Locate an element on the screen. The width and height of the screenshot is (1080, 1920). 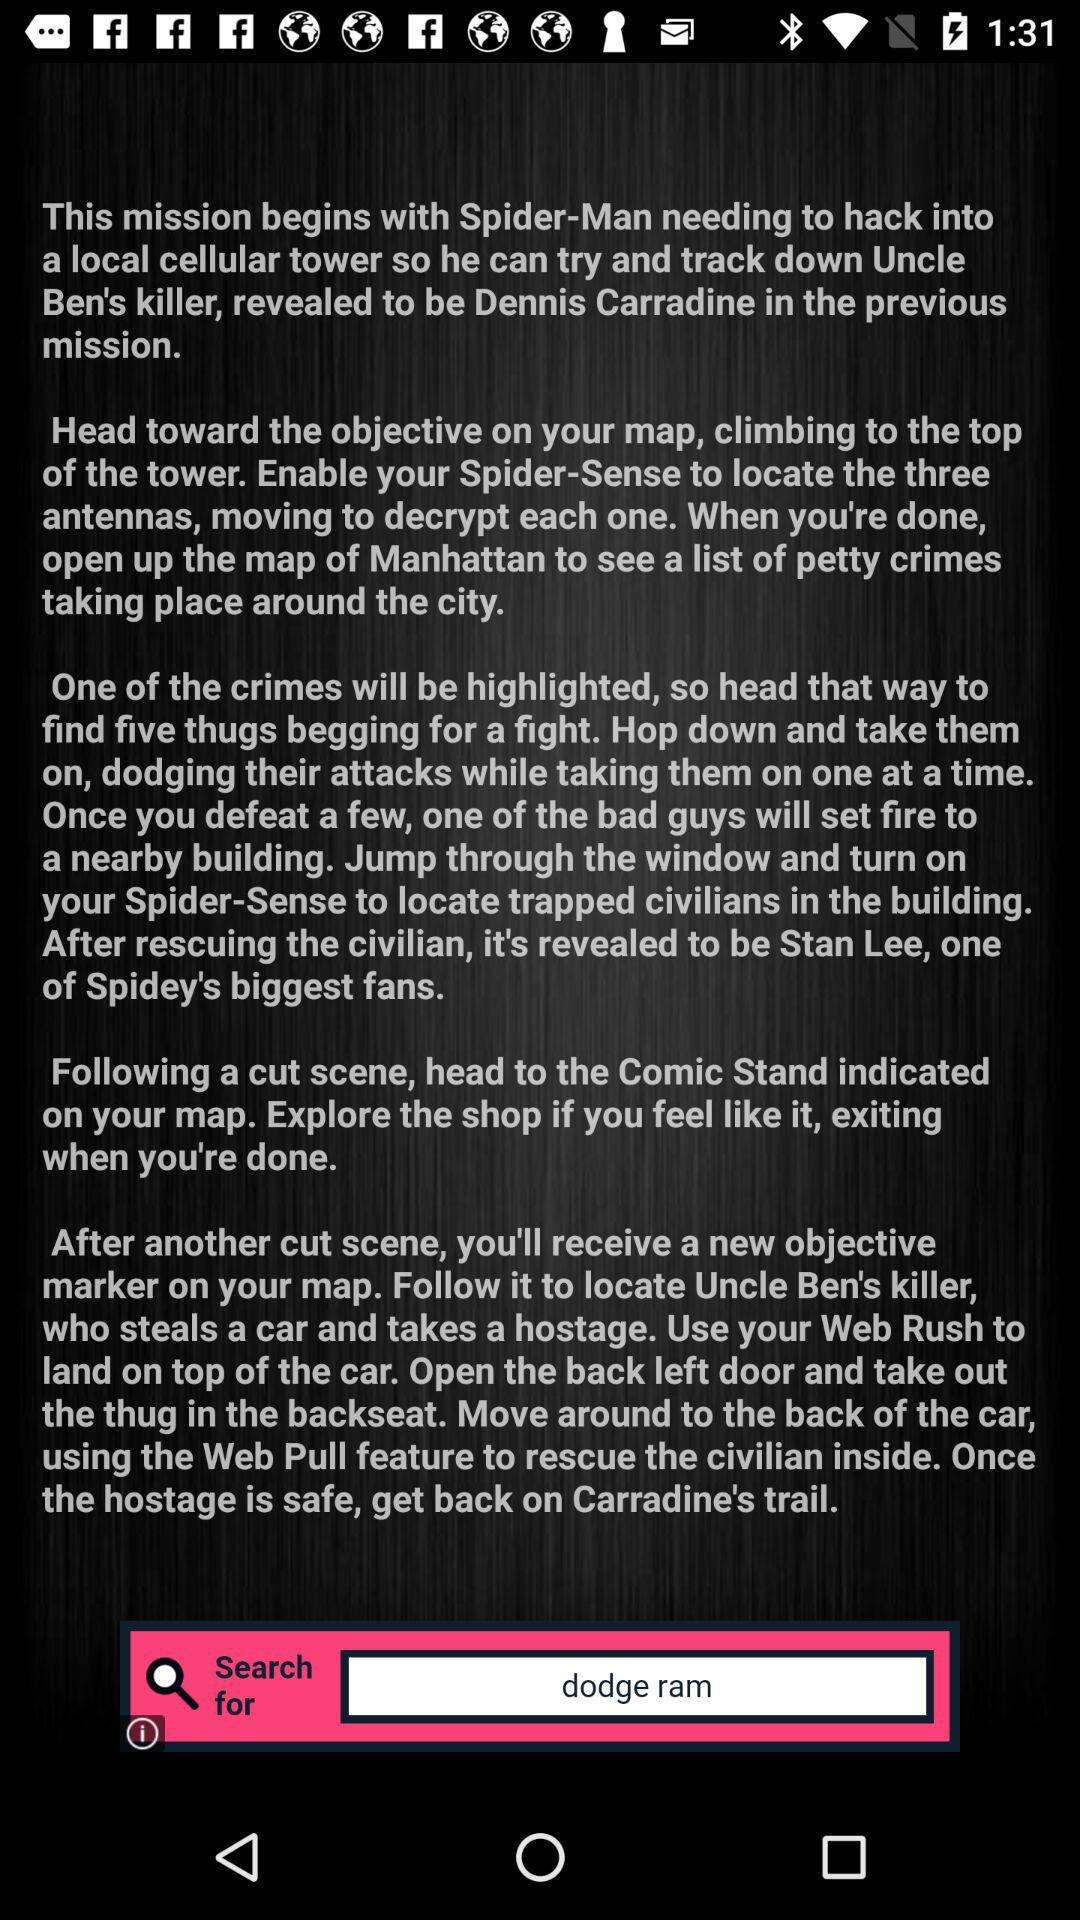
advertisement page is located at coordinates (540, 1685).